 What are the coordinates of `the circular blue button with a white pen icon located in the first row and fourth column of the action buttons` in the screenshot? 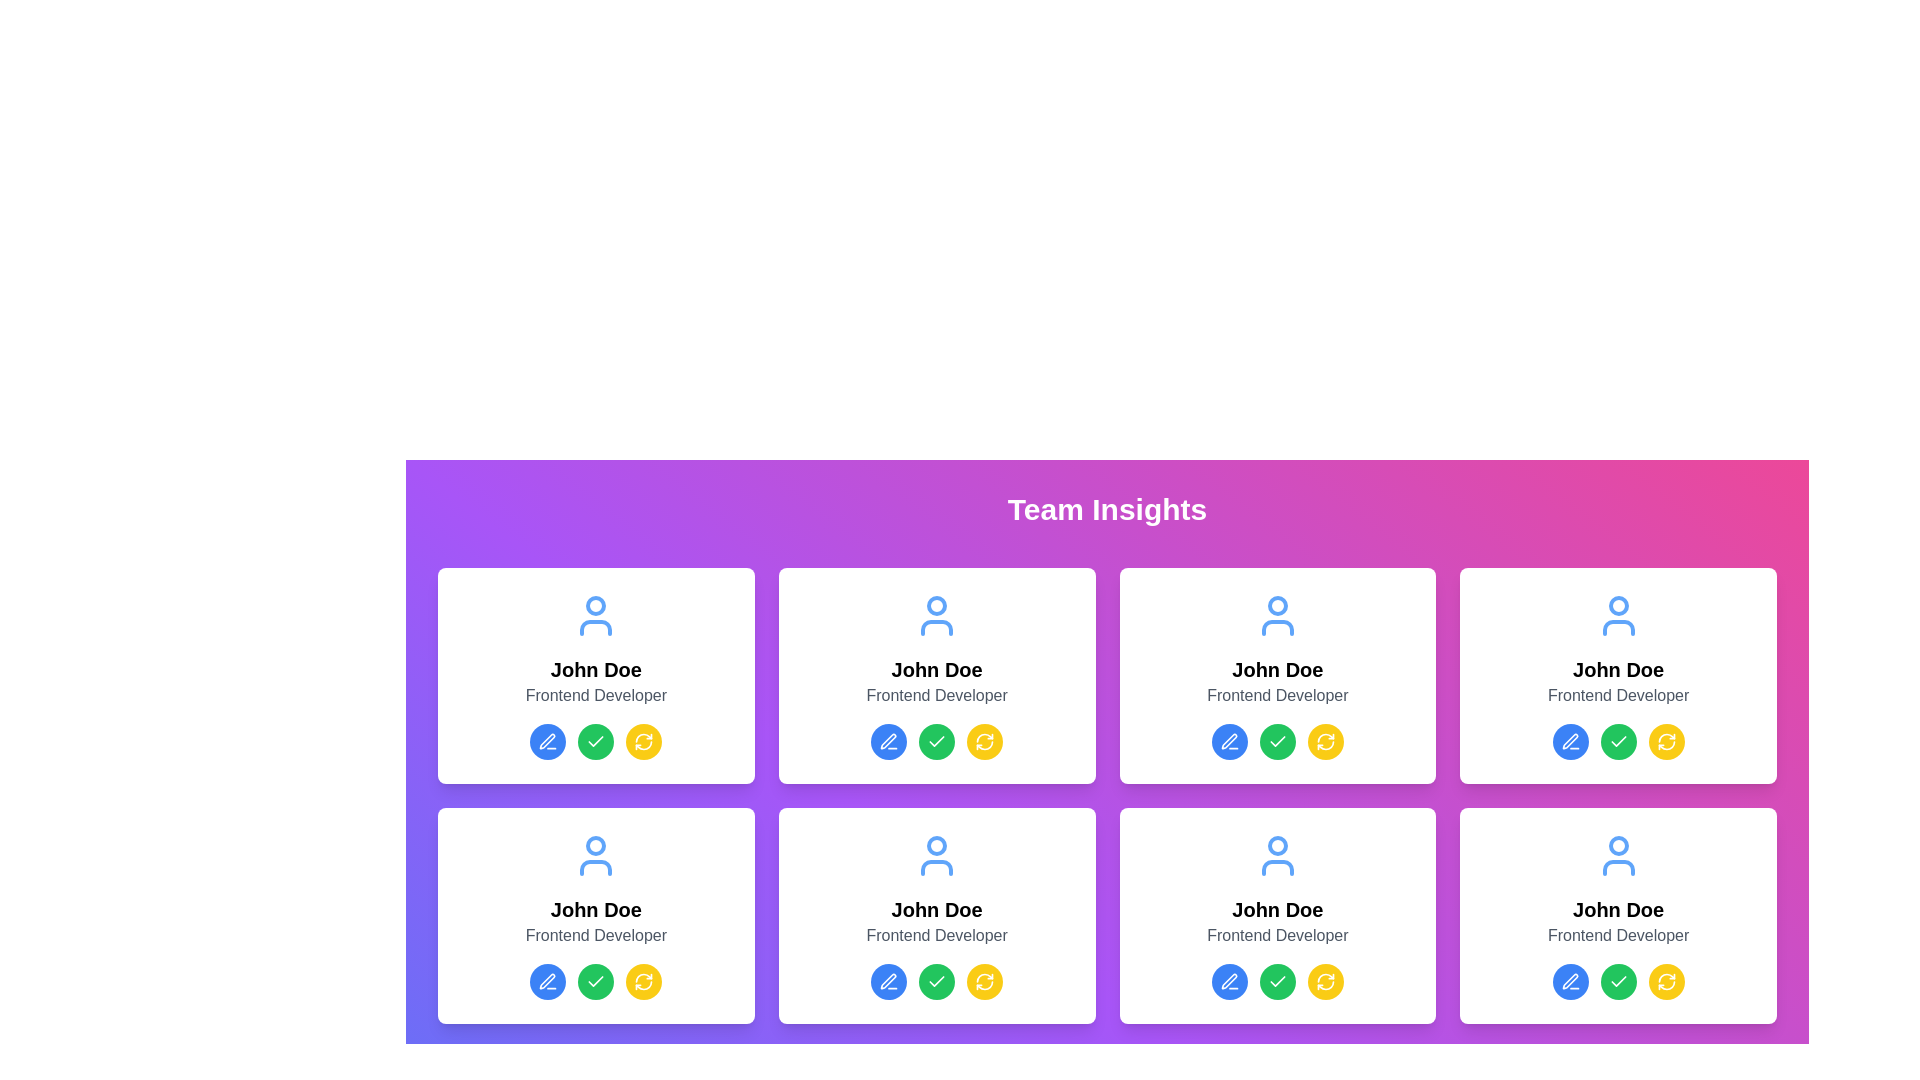 It's located at (1569, 741).